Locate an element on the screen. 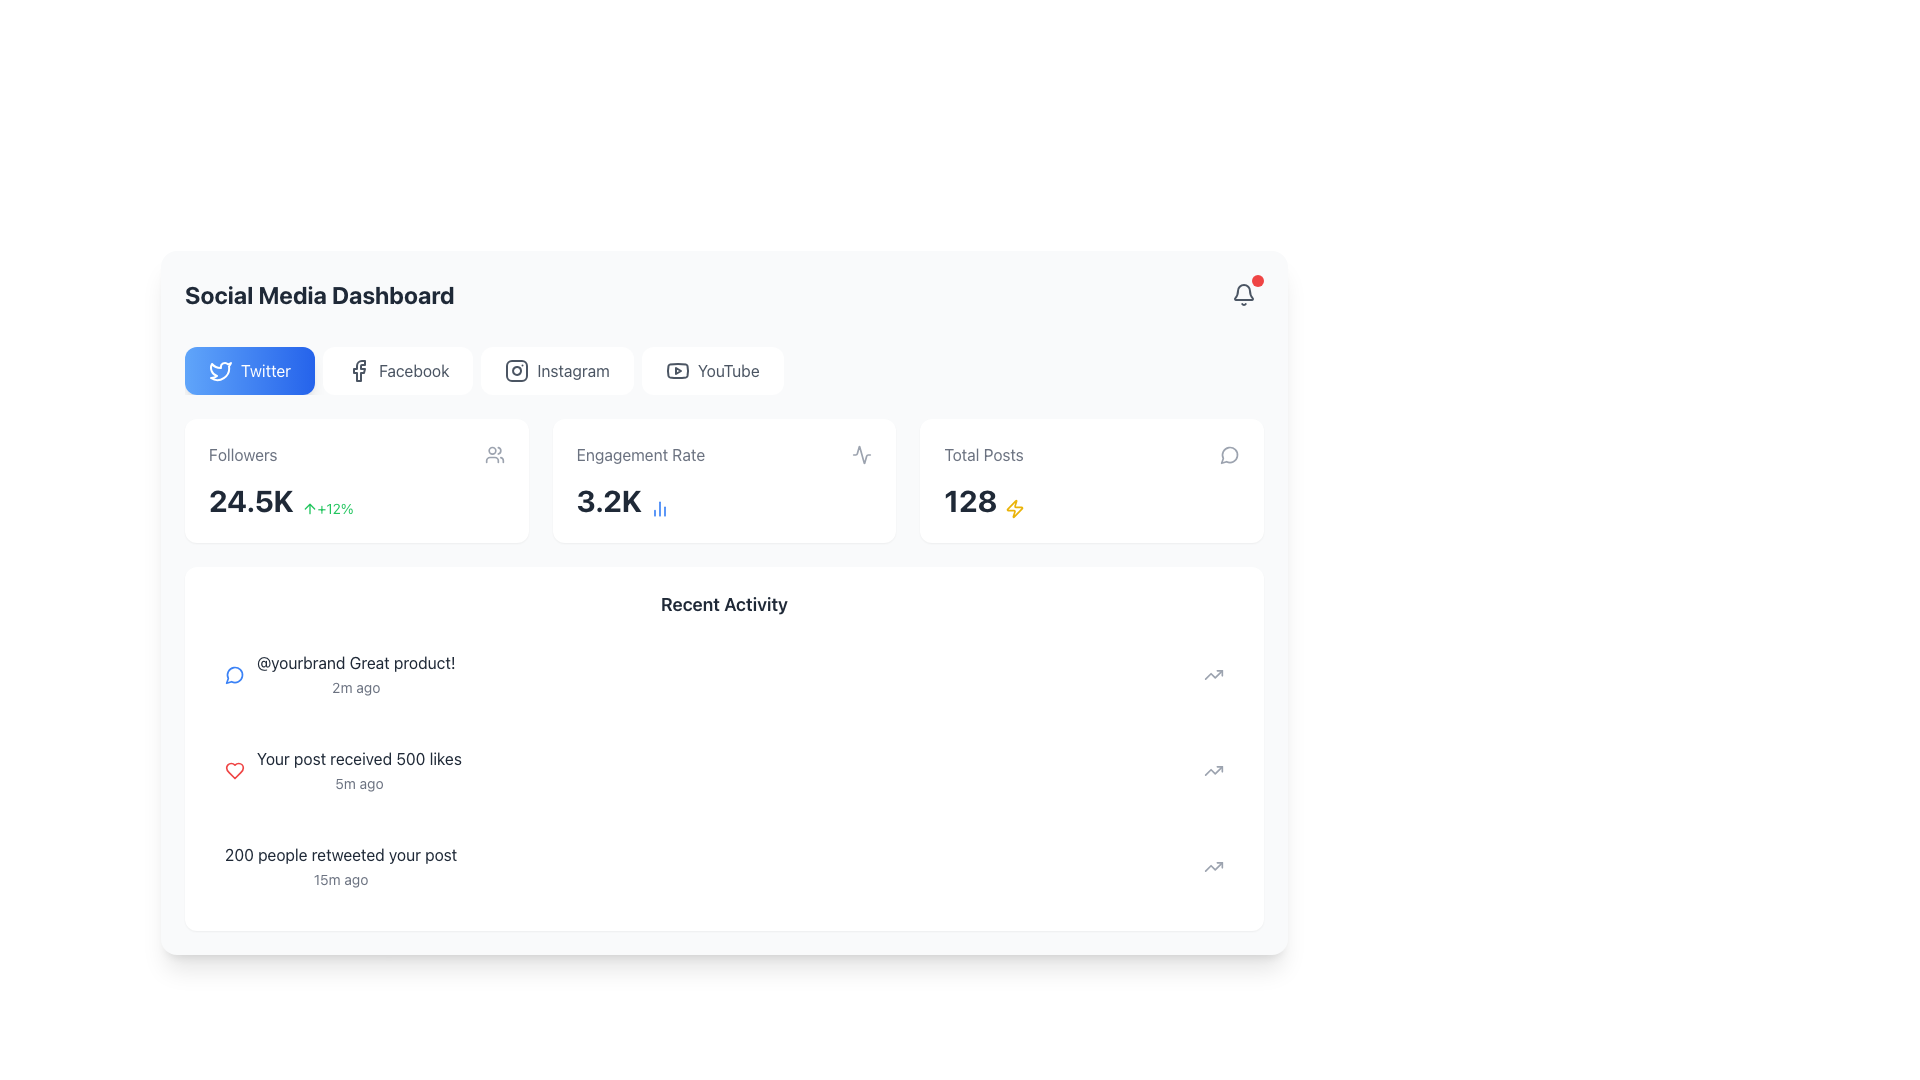  the navigation button for Facebook located in the top horizontal menu, second from the left is located at coordinates (398, 370).